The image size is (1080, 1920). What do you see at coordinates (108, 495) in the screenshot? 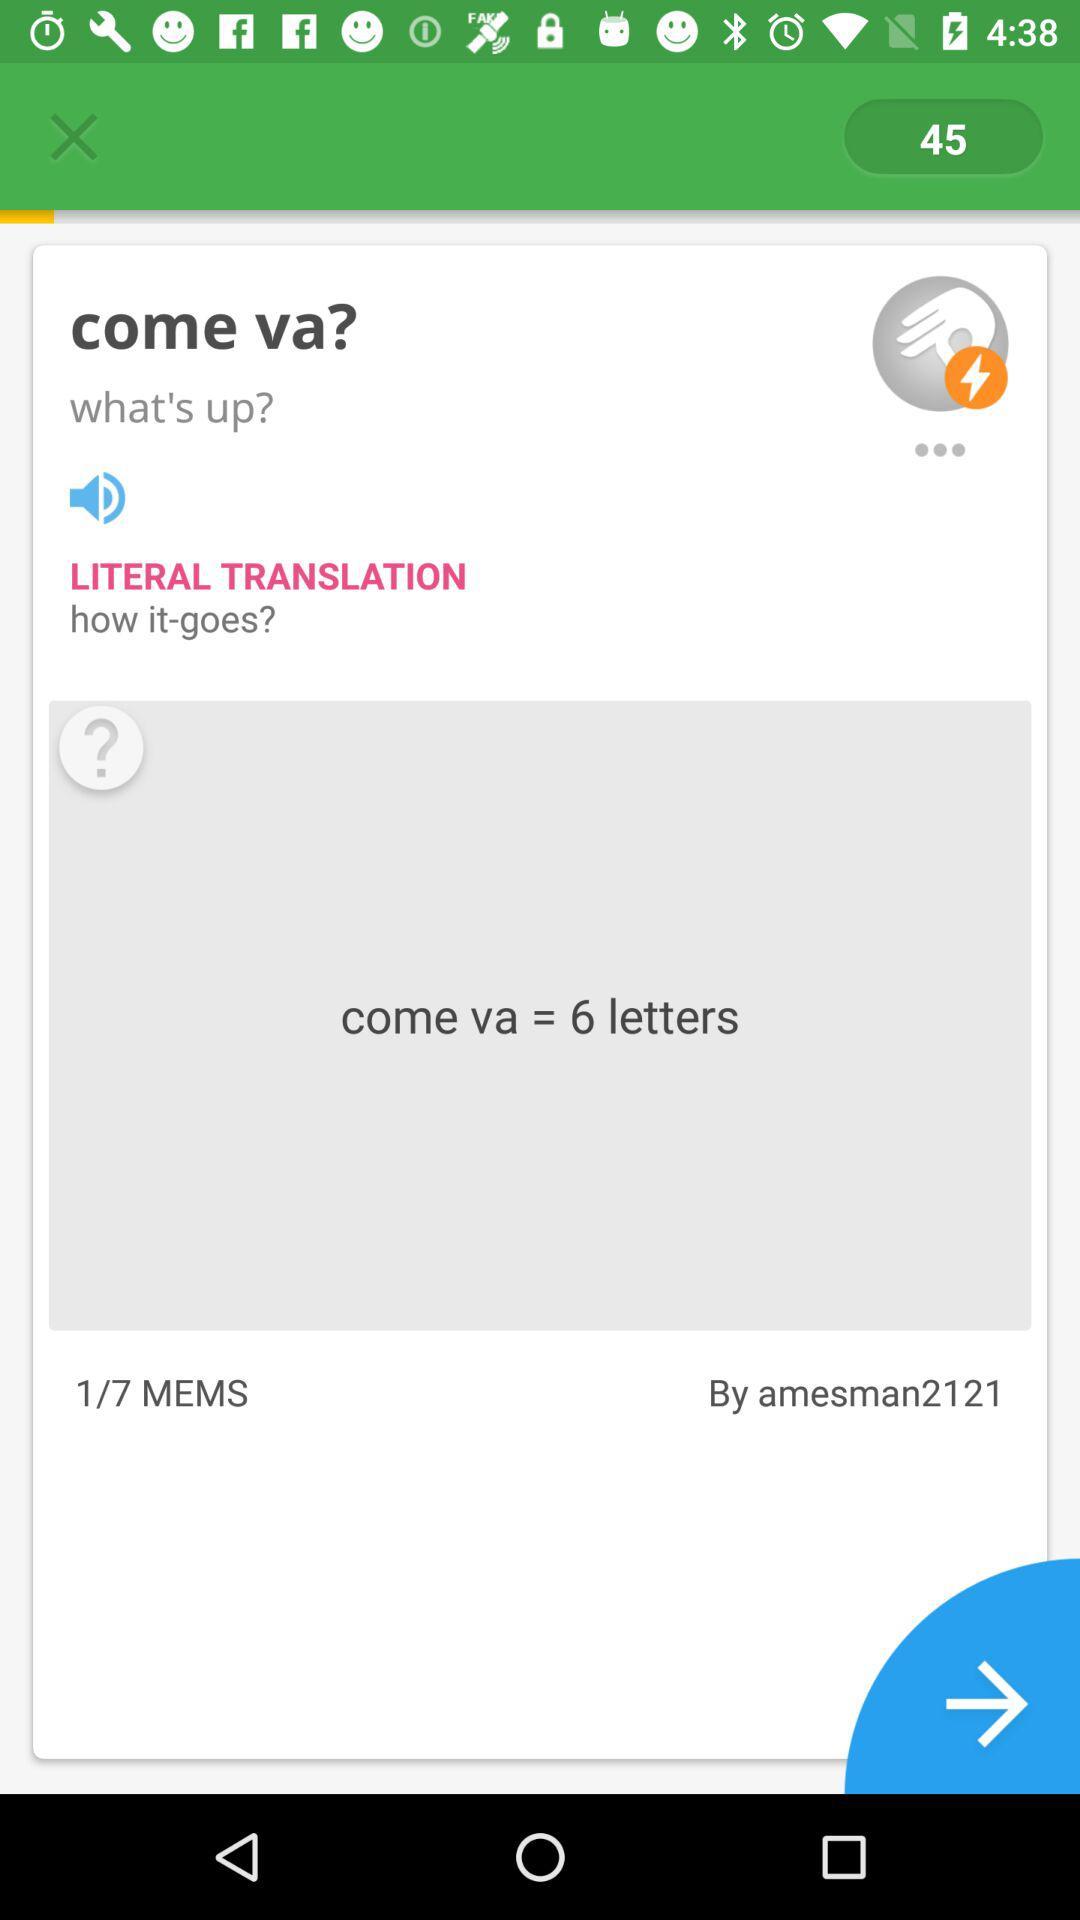
I see `audio clip of translation` at bounding box center [108, 495].